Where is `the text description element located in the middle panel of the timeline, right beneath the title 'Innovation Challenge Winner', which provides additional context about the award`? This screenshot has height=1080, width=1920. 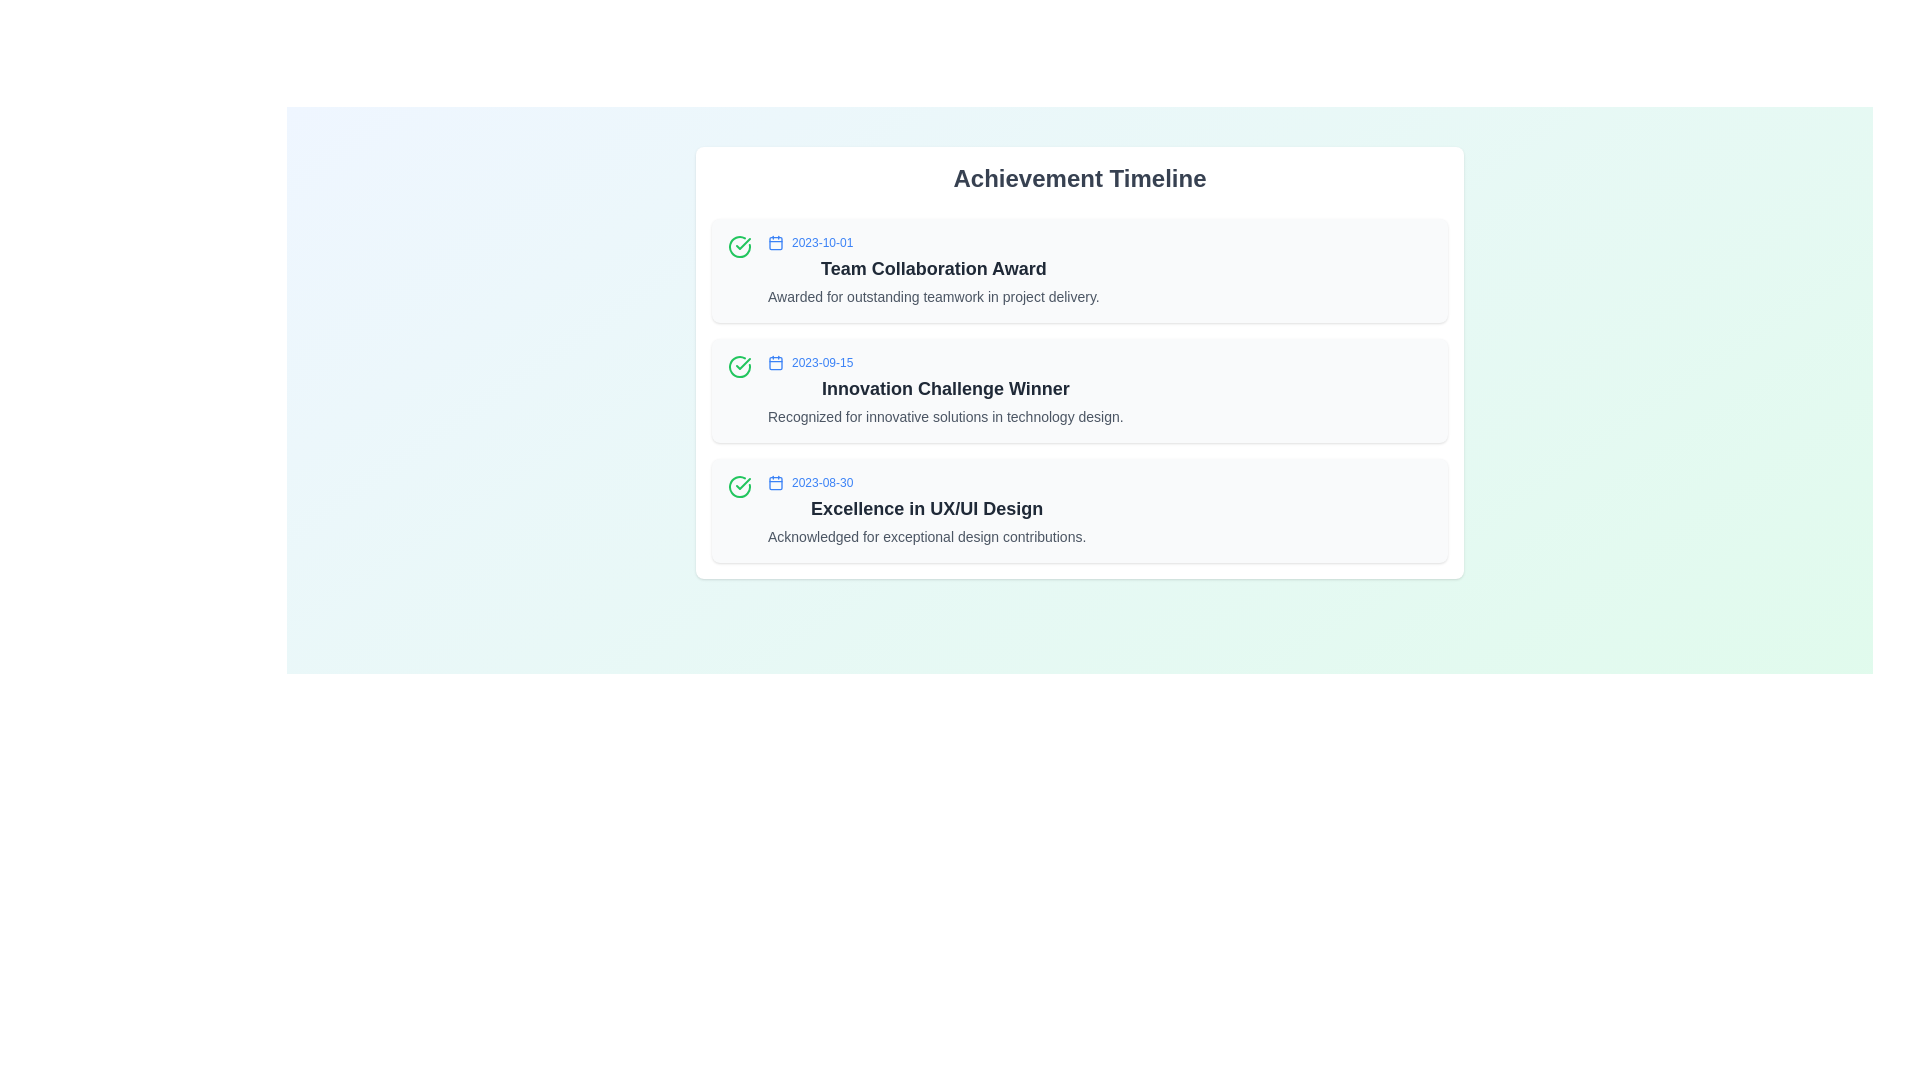
the text description element located in the middle panel of the timeline, right beneath the title 'Innovation Challenge Winner', which provides additional context about the award is located at coordinates (944, 415).